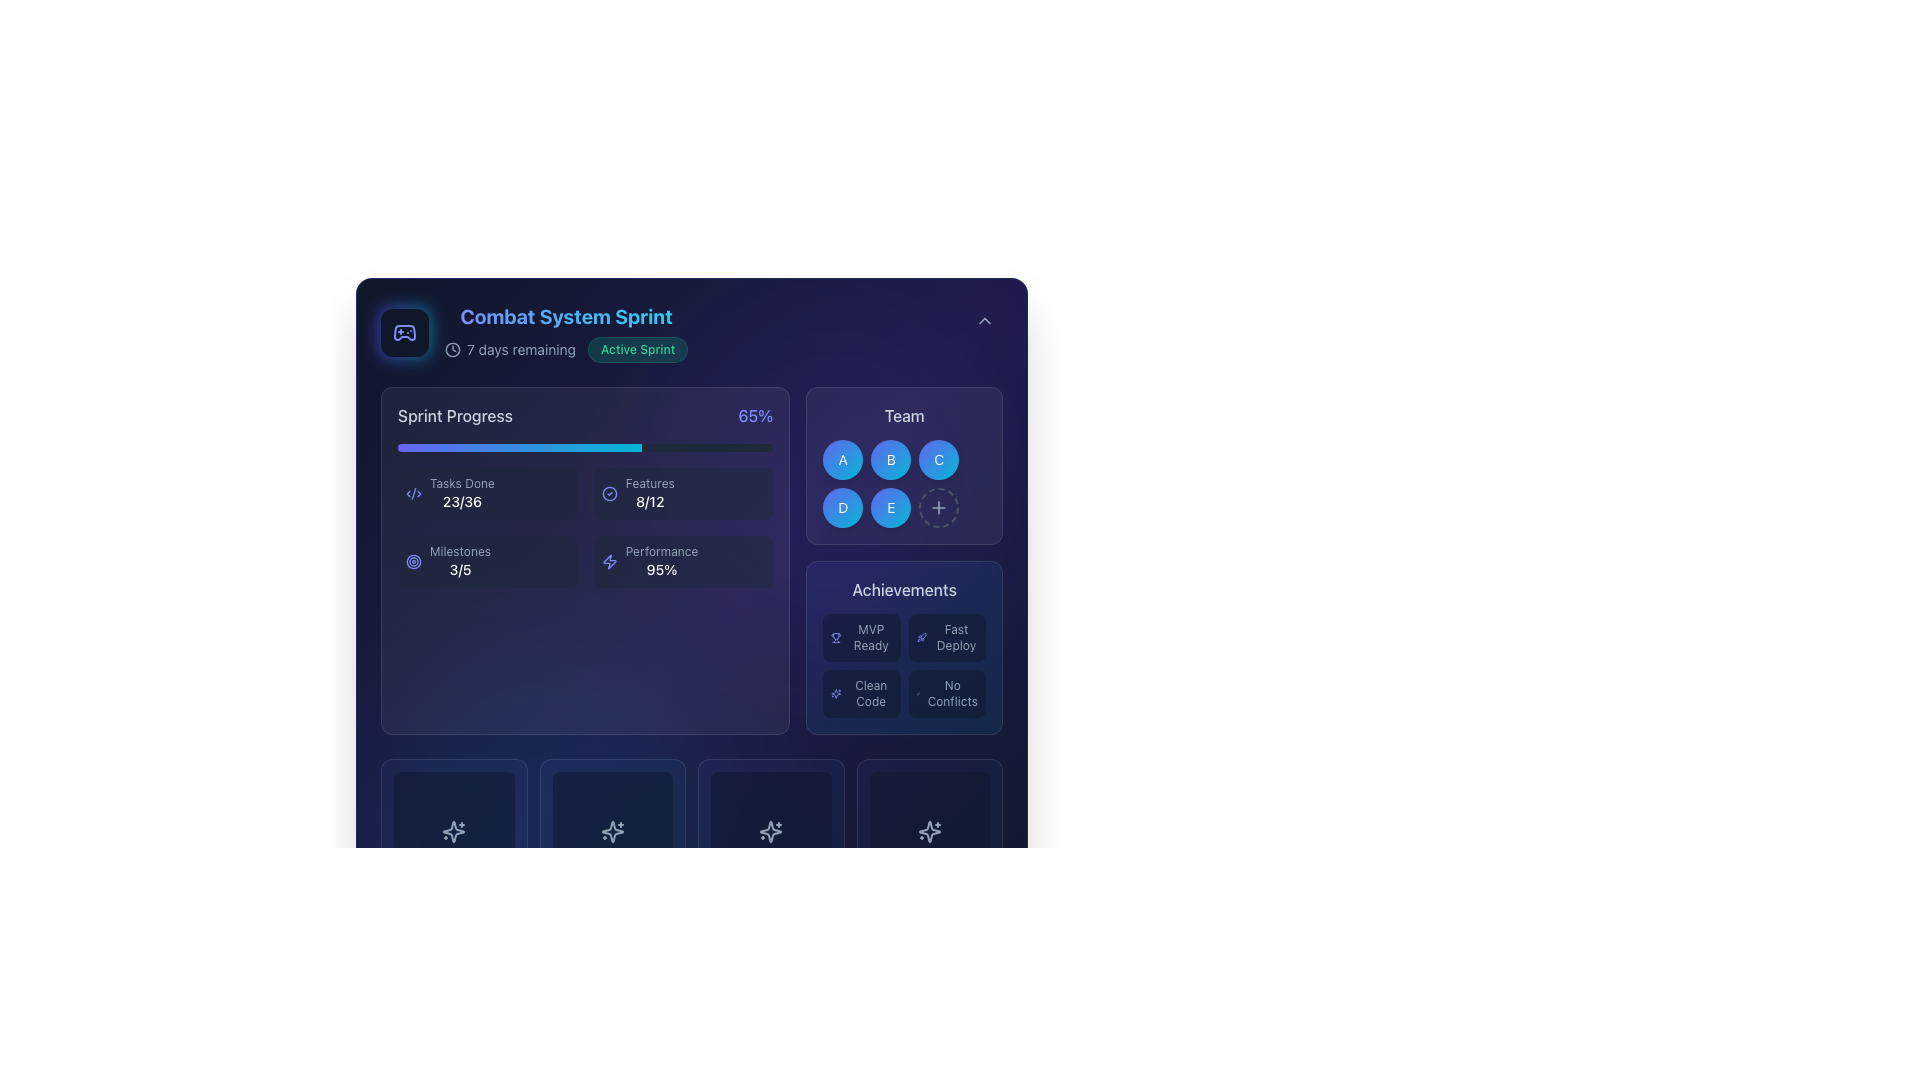 This screenshot has width=1920, height=1080. I want to click on the Statistical card displaying 'Milestones' with the target icon, located in the bottom left quadrant of the 'Sprint Progress' section, so click(487, 562).